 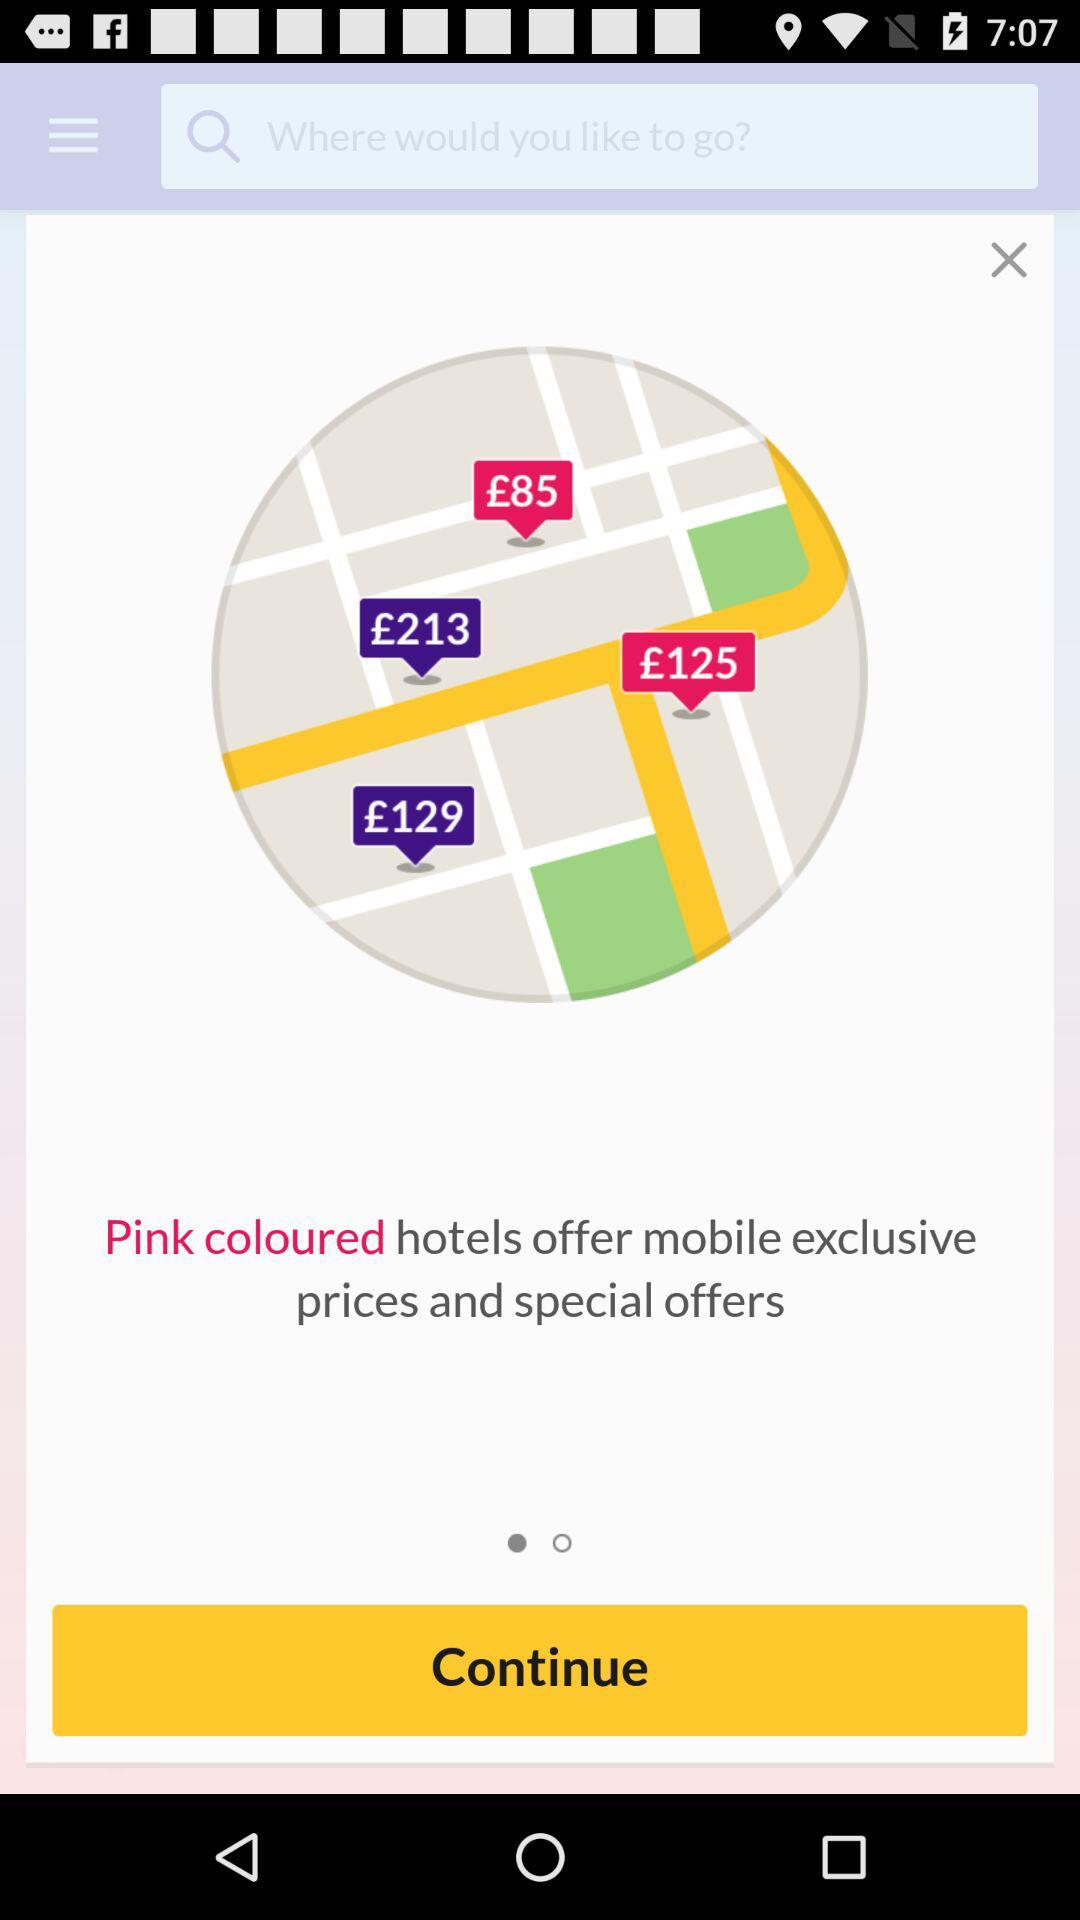 What do you see at coordinates (1022, 245) in the screenshot?
I see `popup notification` at bounding box center [1022, 245].